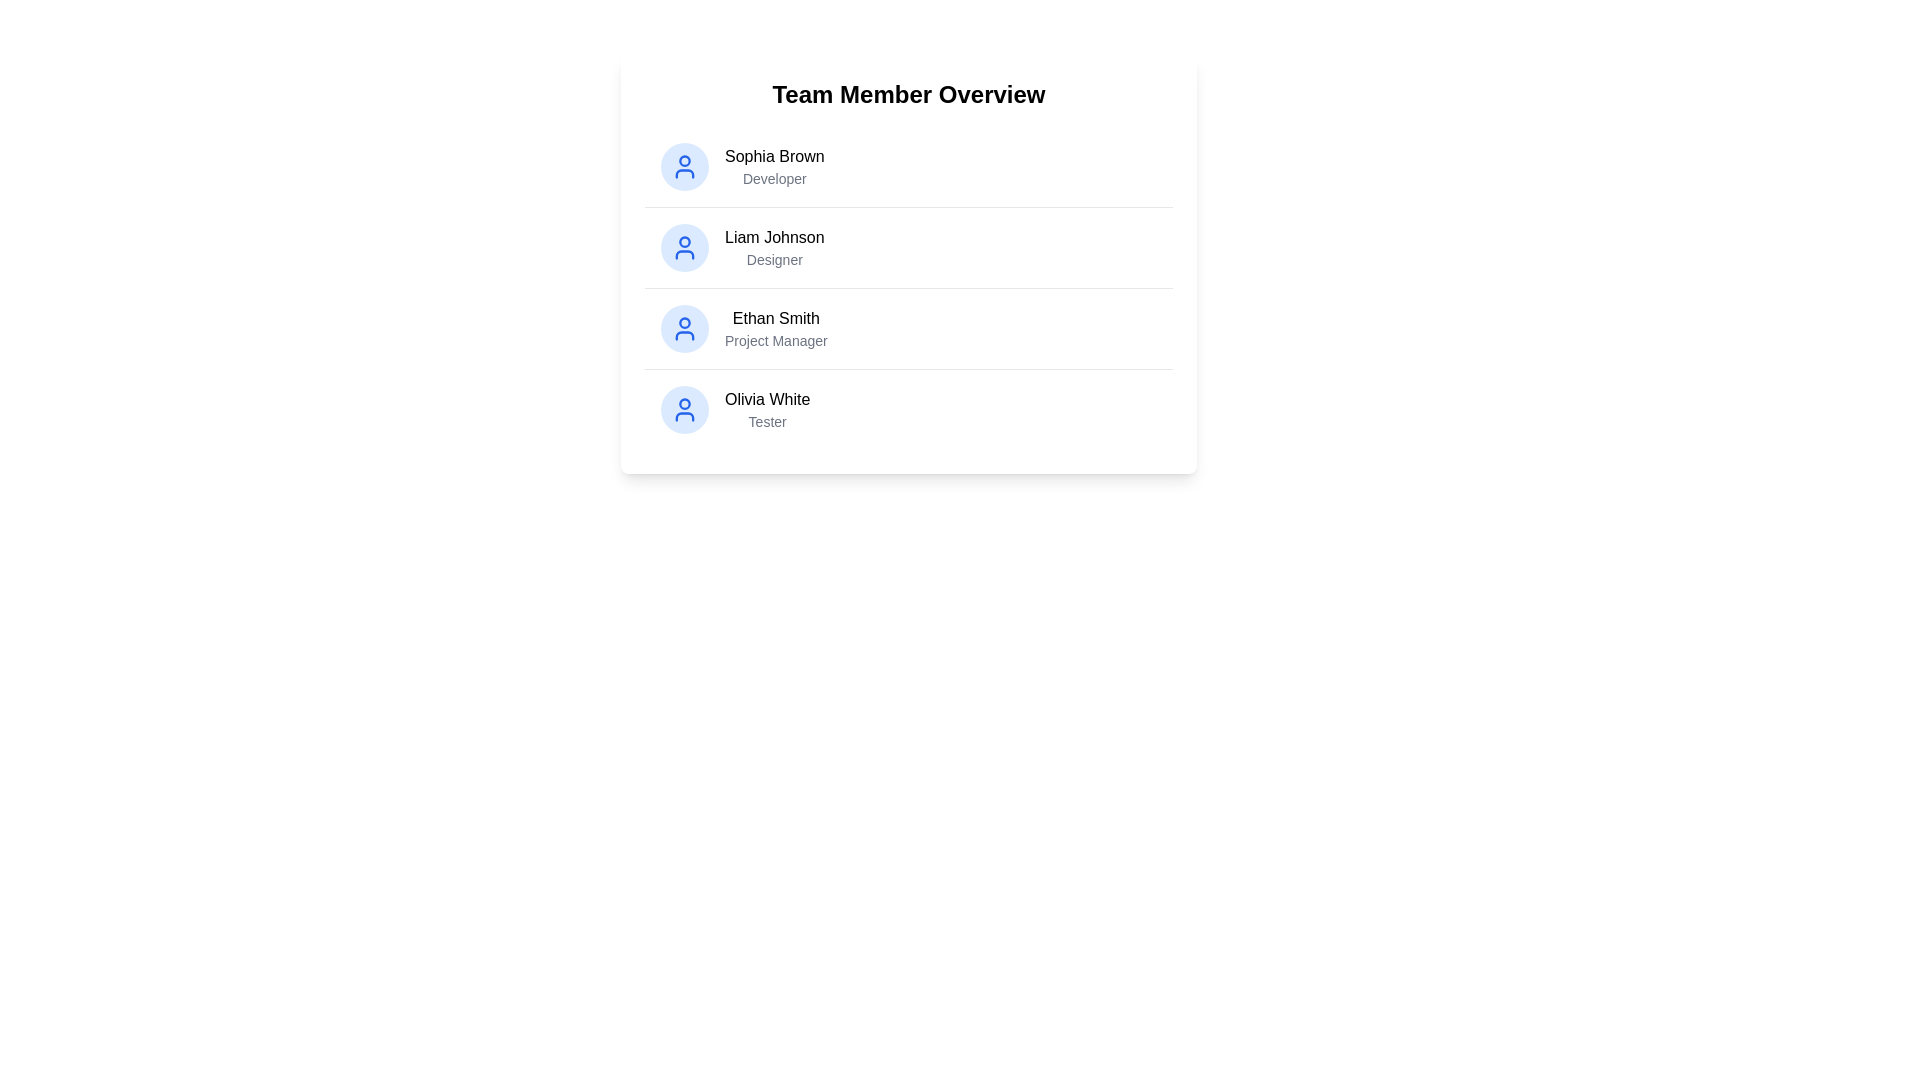 Image resolution: width=1920 pixels, height=1080 pixels. Describe the element at coordinates (773, 258) in the screenshot. I see `the text label displaying 'Designer', which is styled in gray and located directly below 'Liam Johnson' in the team members list` at that location.